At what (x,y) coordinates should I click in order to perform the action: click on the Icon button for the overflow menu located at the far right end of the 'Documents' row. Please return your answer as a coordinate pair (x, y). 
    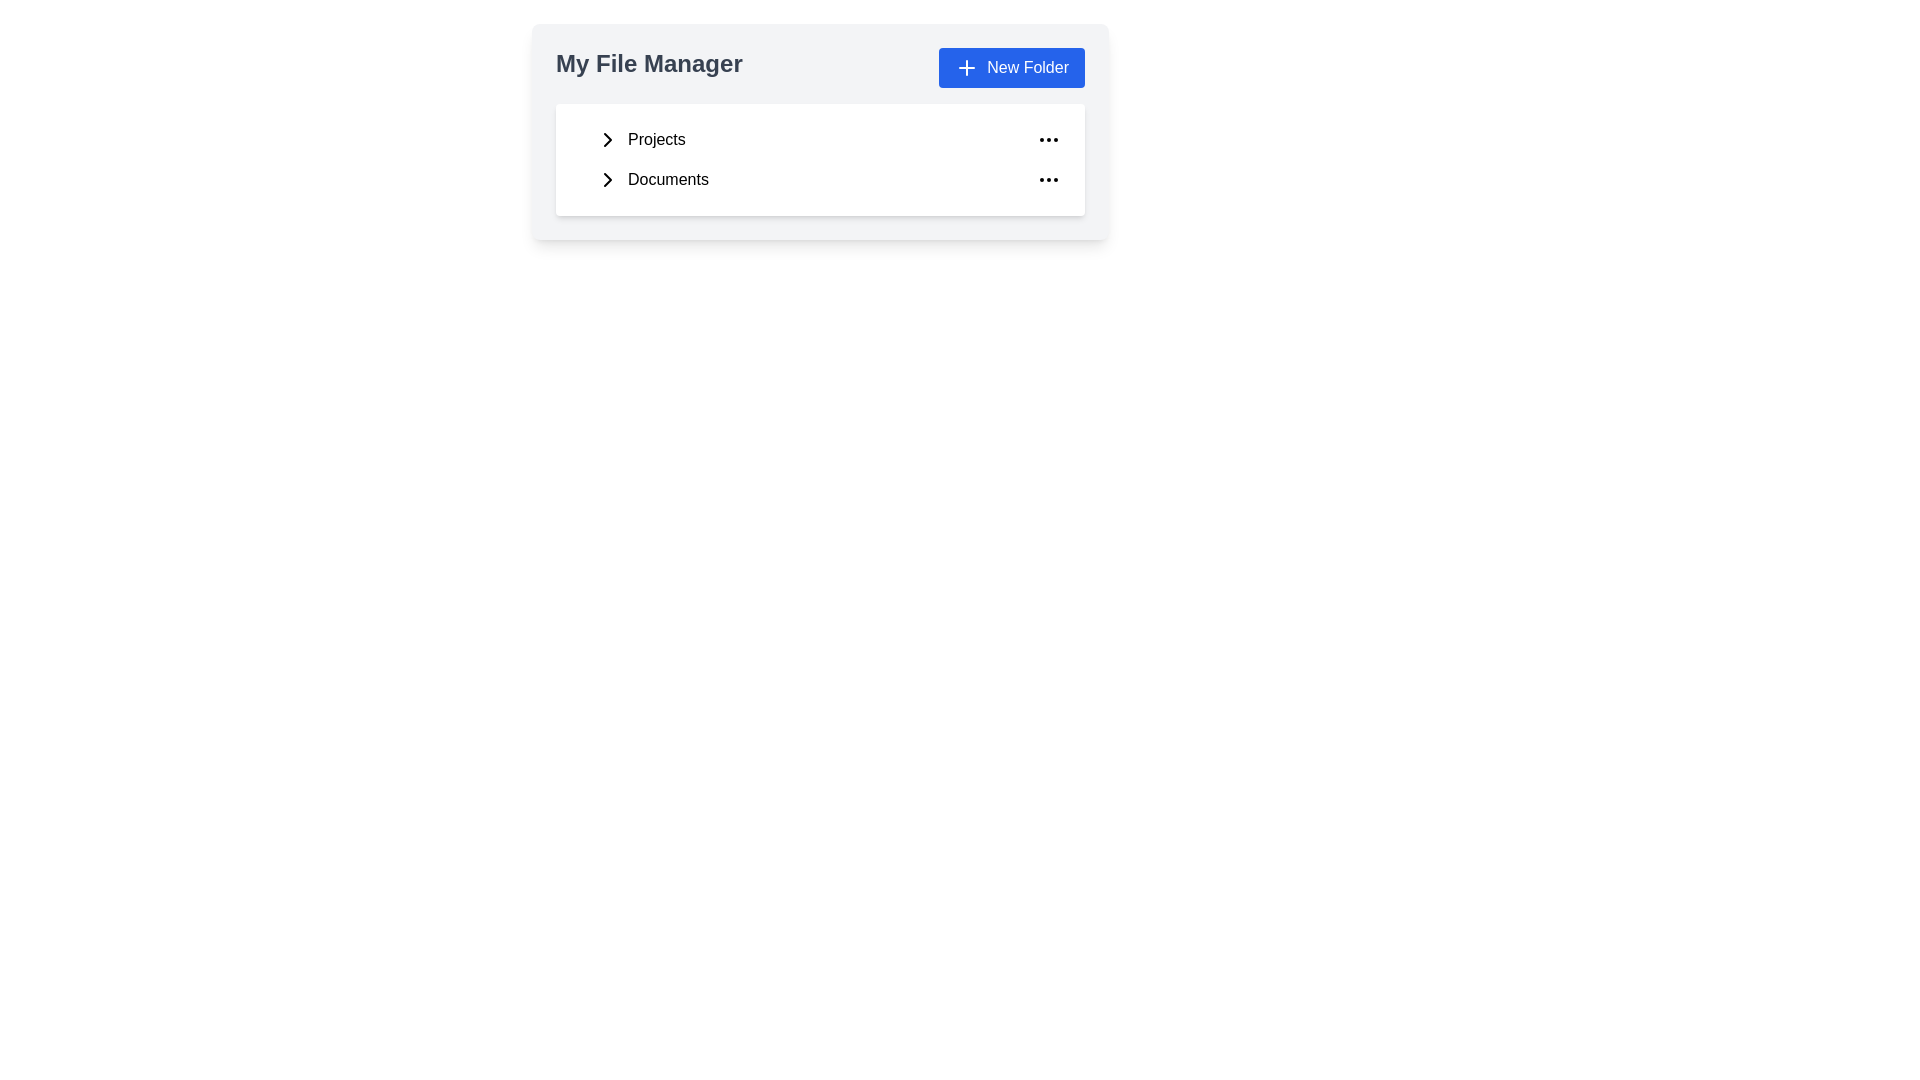
    Looking at the image, I should click on (1048, 180).